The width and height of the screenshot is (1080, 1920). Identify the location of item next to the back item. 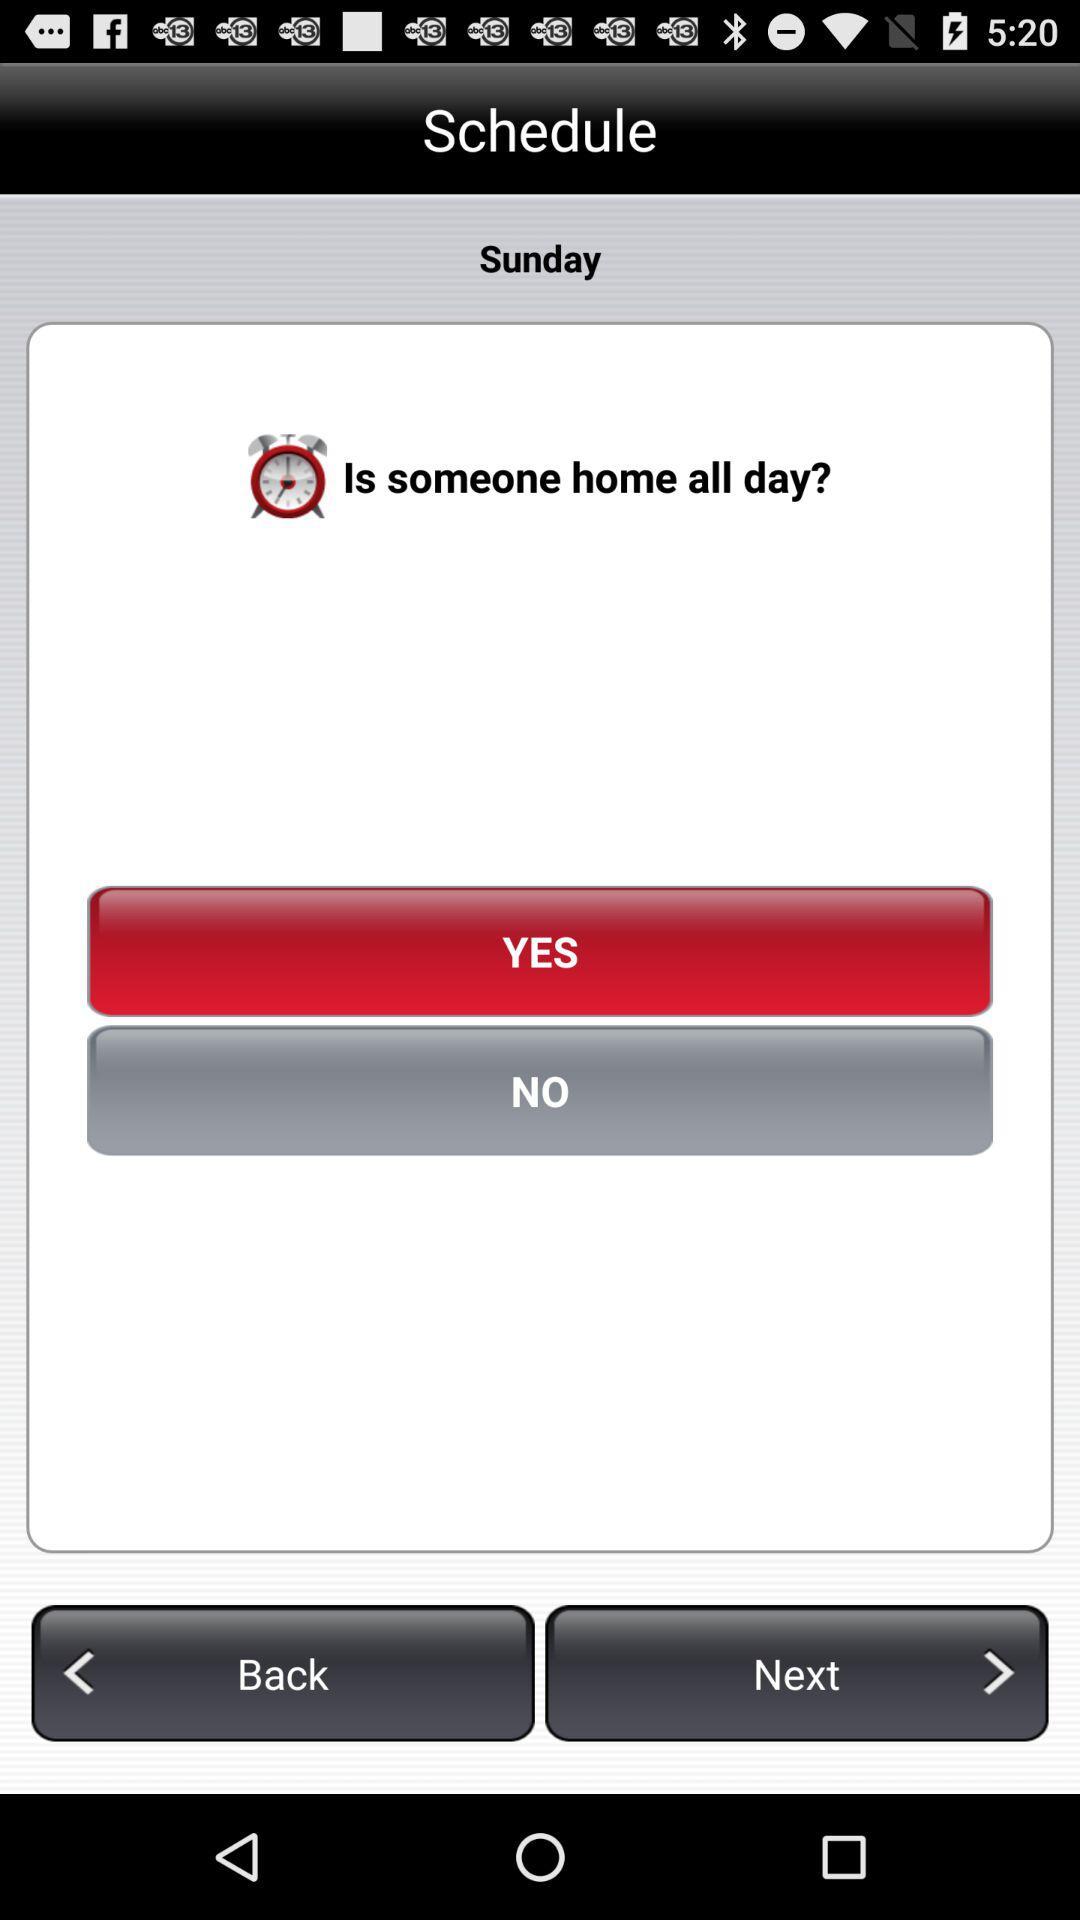
(795, 1673).